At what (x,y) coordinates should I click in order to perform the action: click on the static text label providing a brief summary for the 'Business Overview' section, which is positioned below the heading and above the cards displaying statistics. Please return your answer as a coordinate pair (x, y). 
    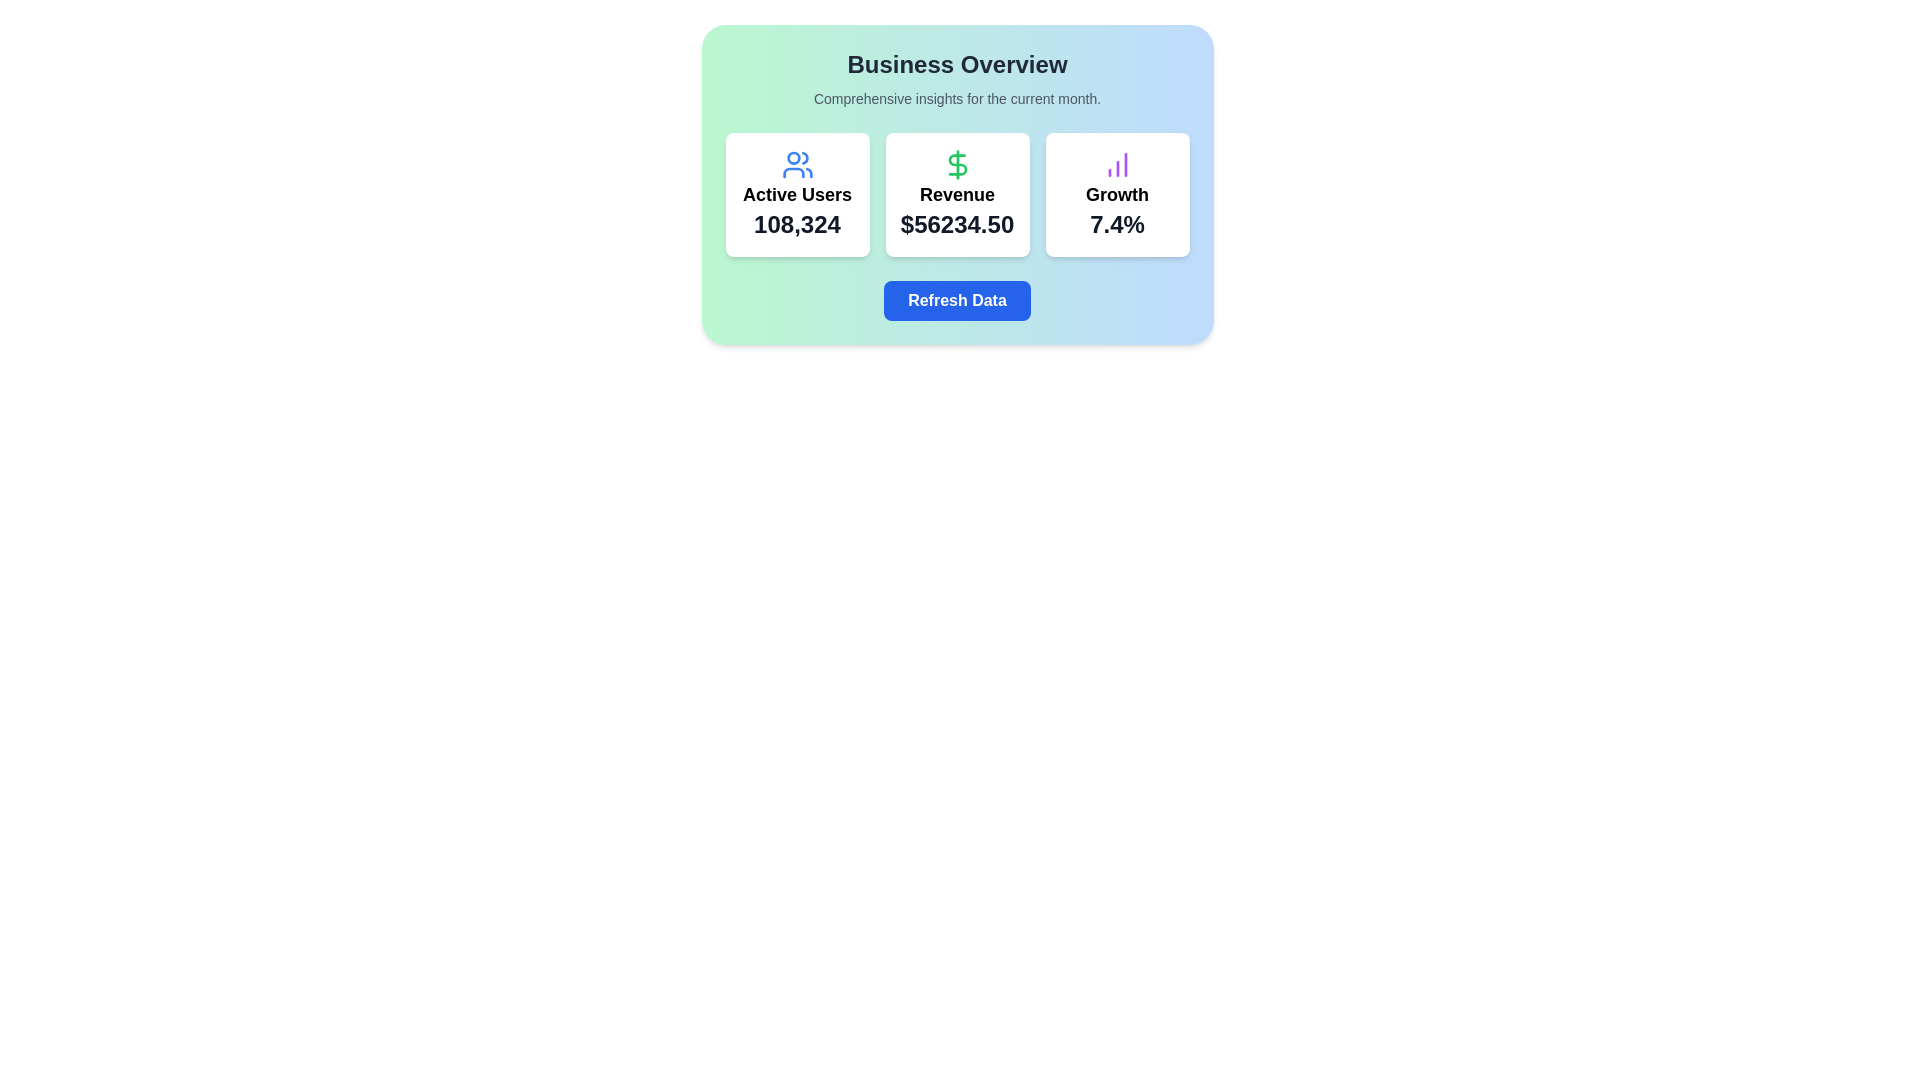
    Looking at the image, I should click on (956, 99).